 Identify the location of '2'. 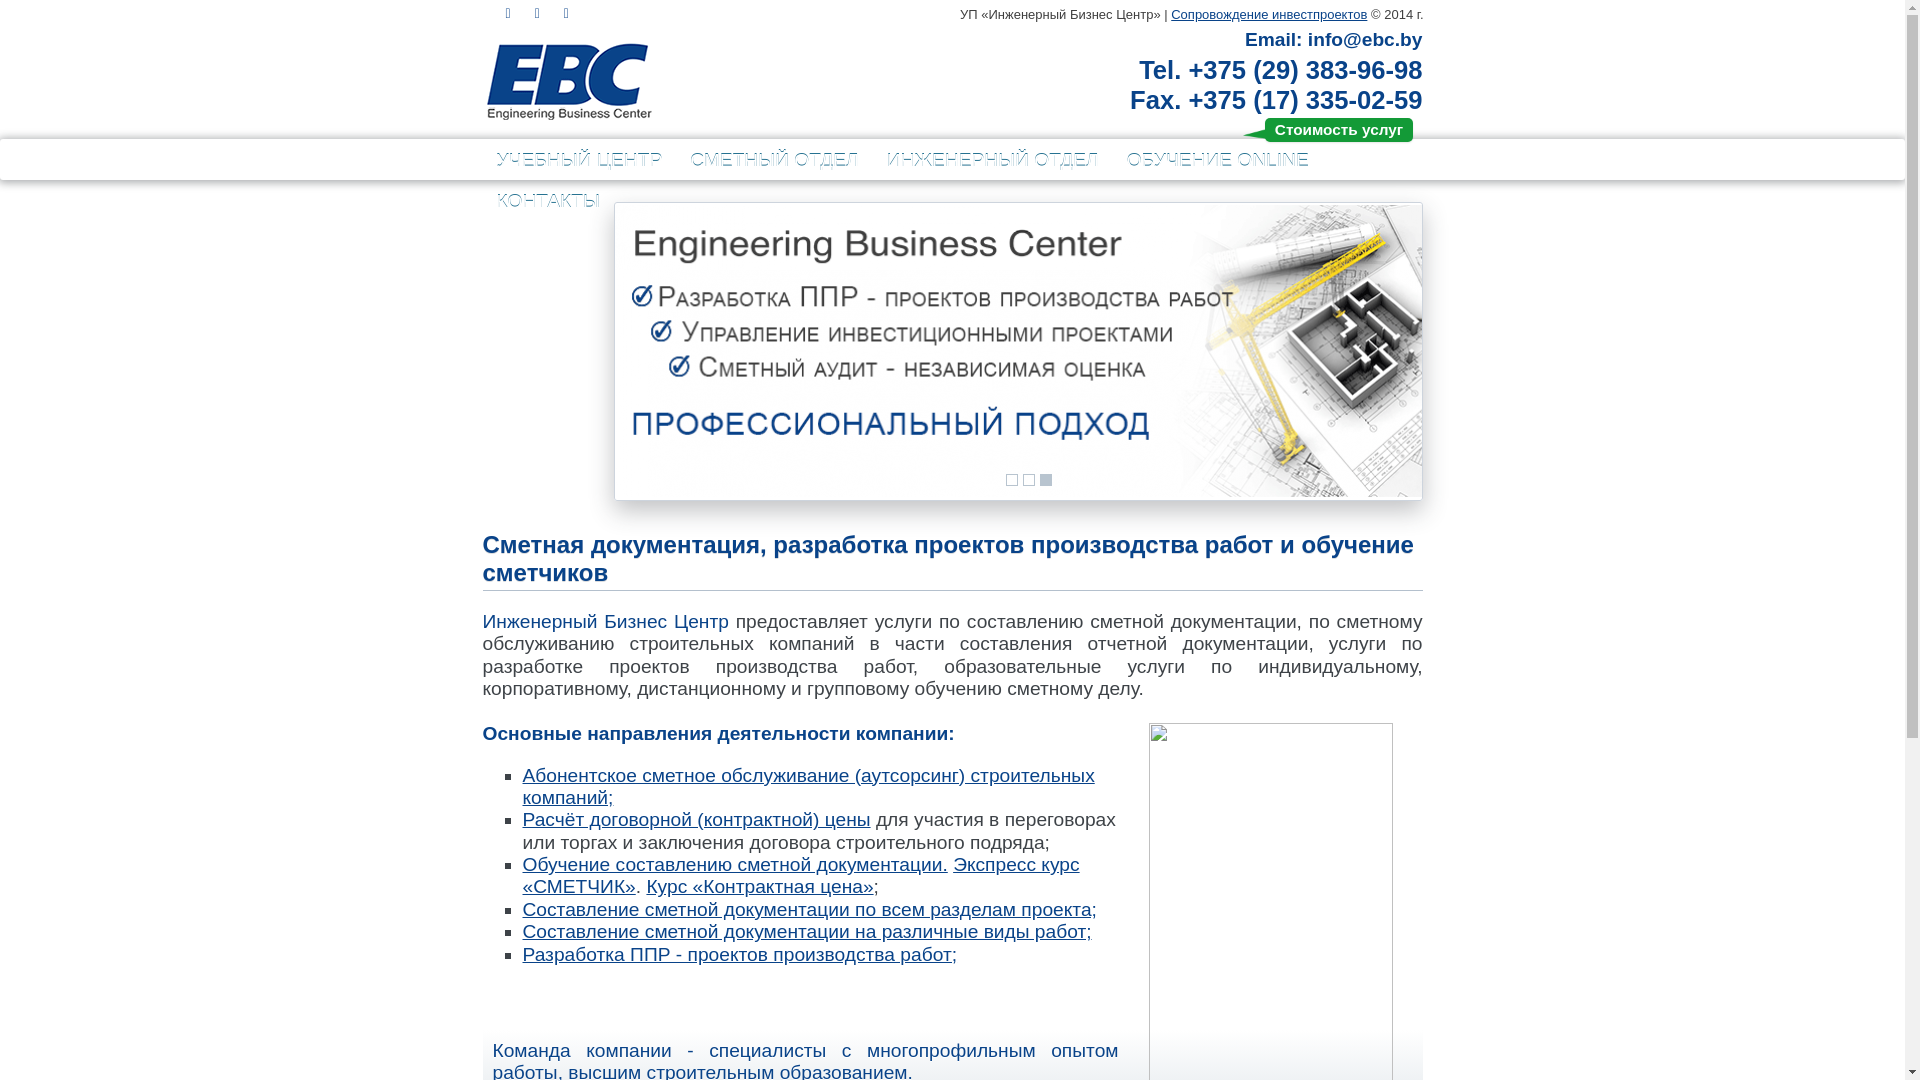
(1028, 479).